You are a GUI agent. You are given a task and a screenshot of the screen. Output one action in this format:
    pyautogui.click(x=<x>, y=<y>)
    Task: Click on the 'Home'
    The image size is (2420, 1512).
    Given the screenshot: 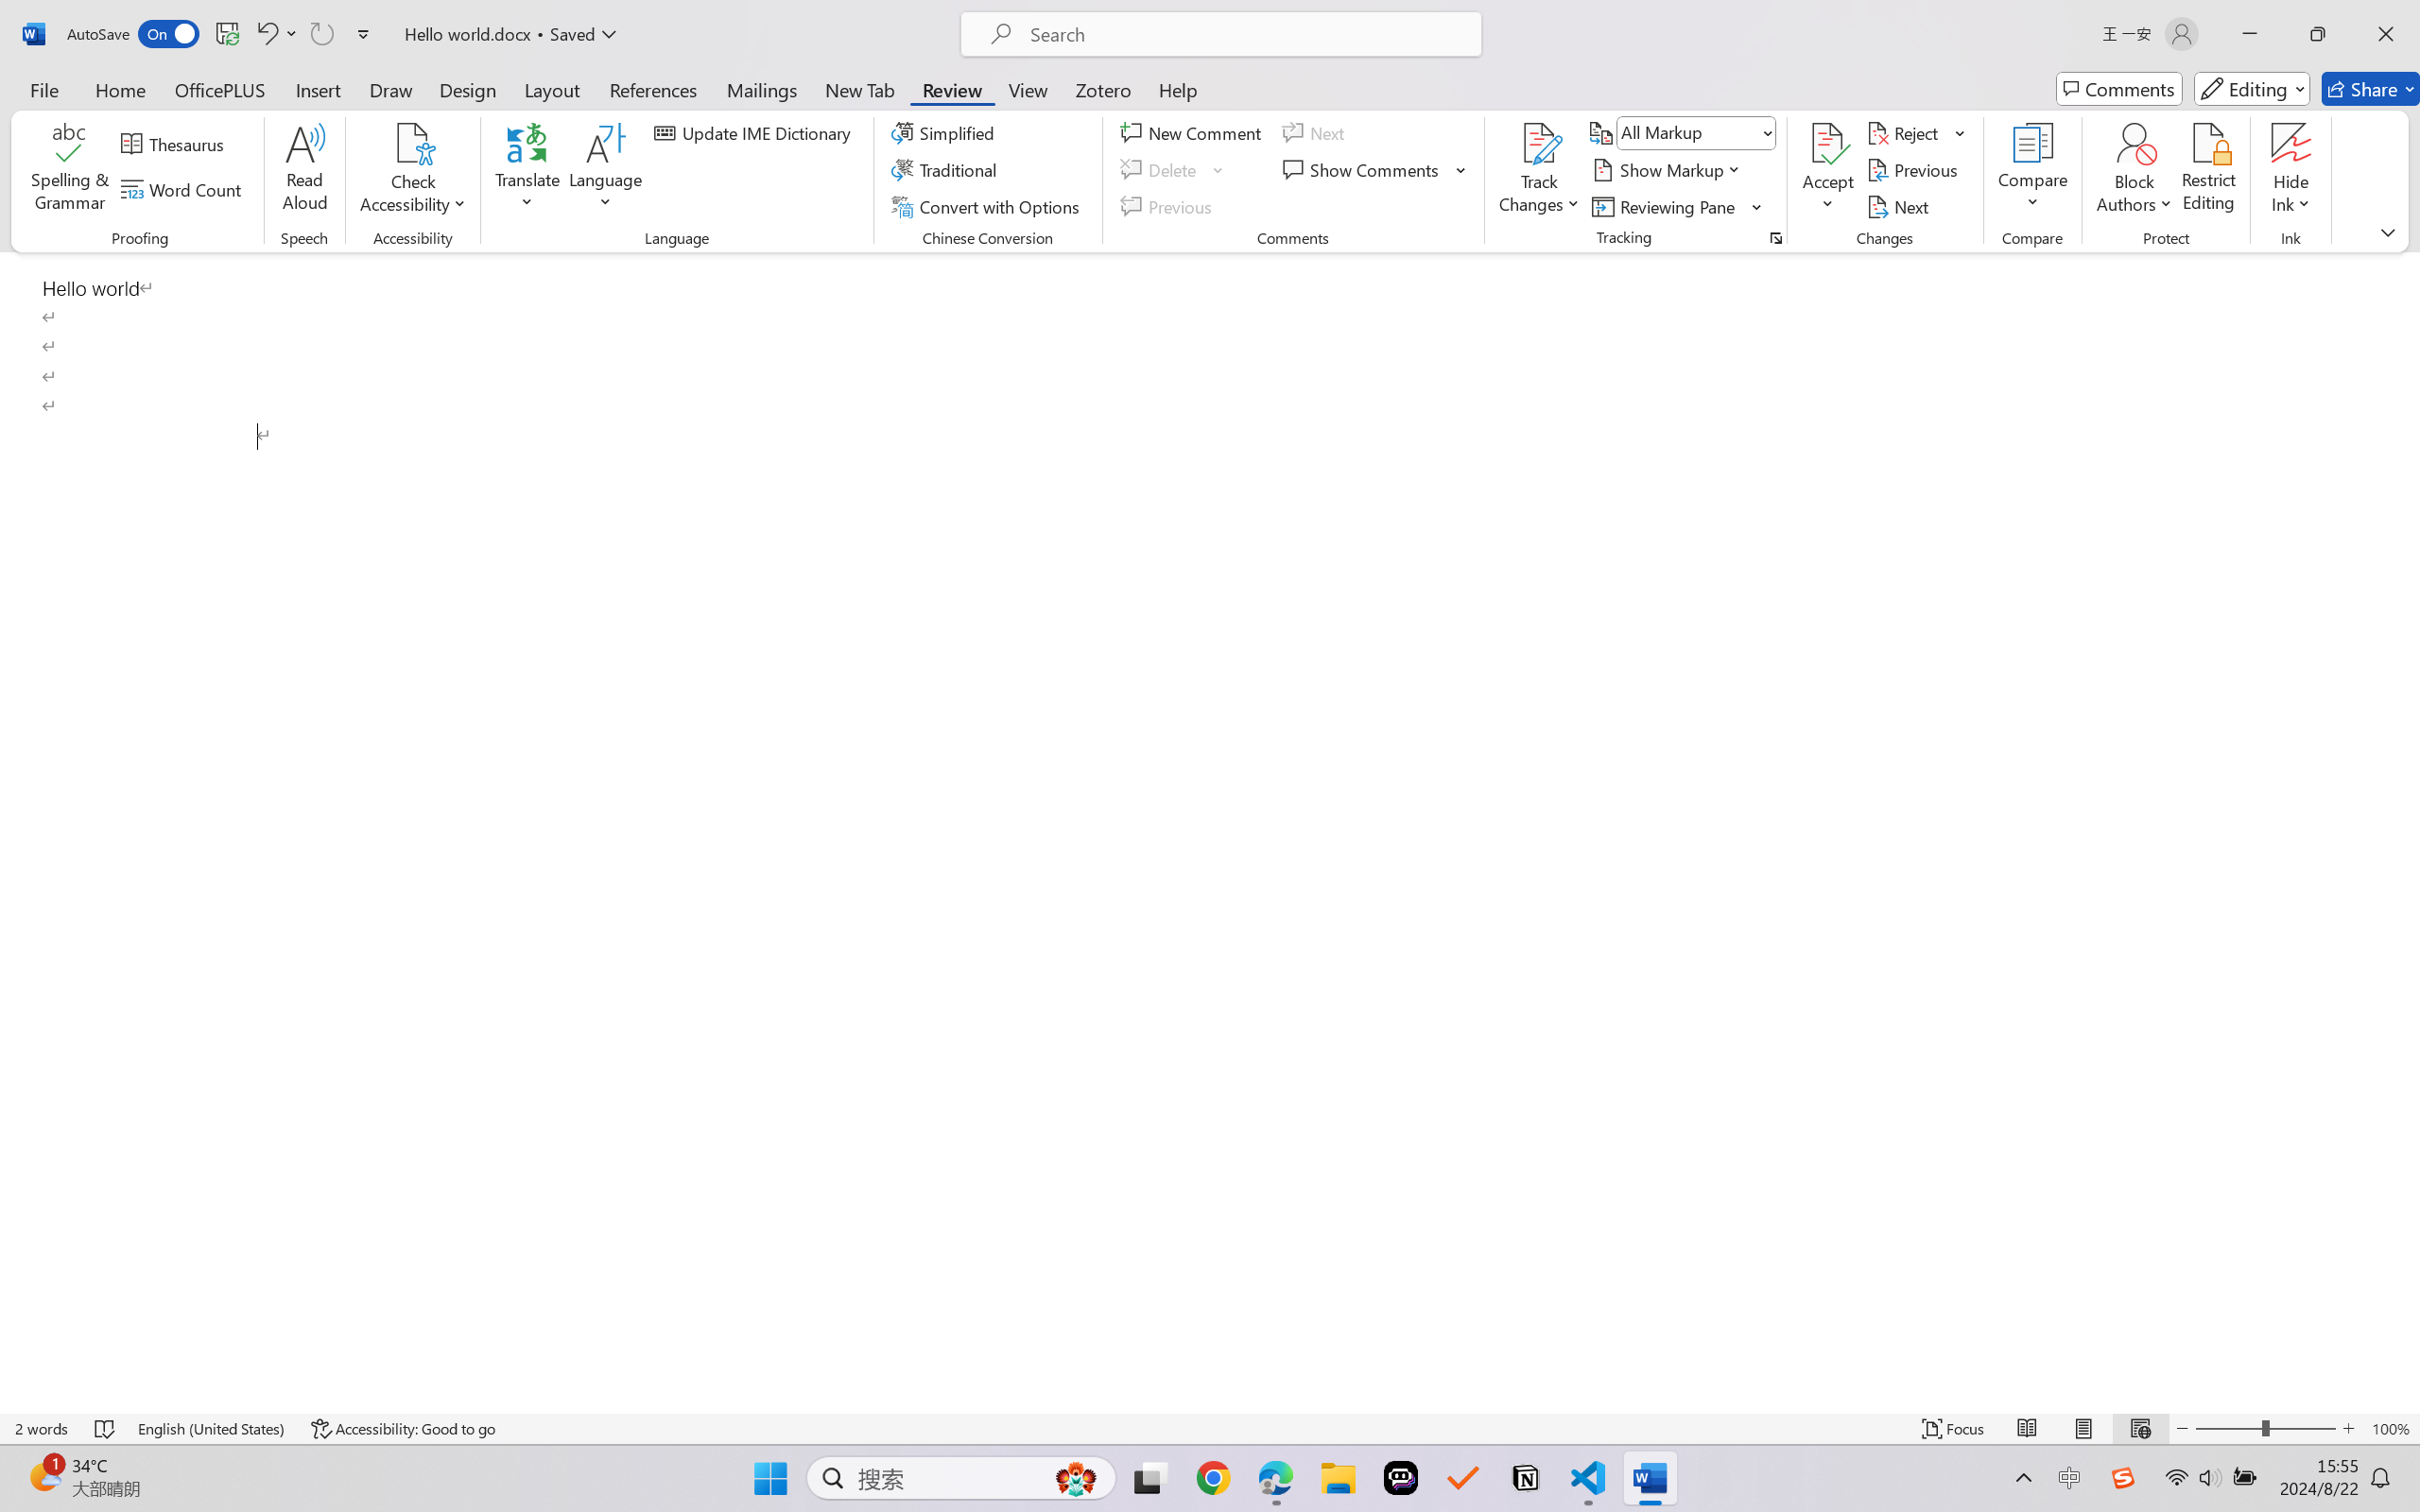 What is the action you would take?
    pyautogui.click(x=121, y=88)
    